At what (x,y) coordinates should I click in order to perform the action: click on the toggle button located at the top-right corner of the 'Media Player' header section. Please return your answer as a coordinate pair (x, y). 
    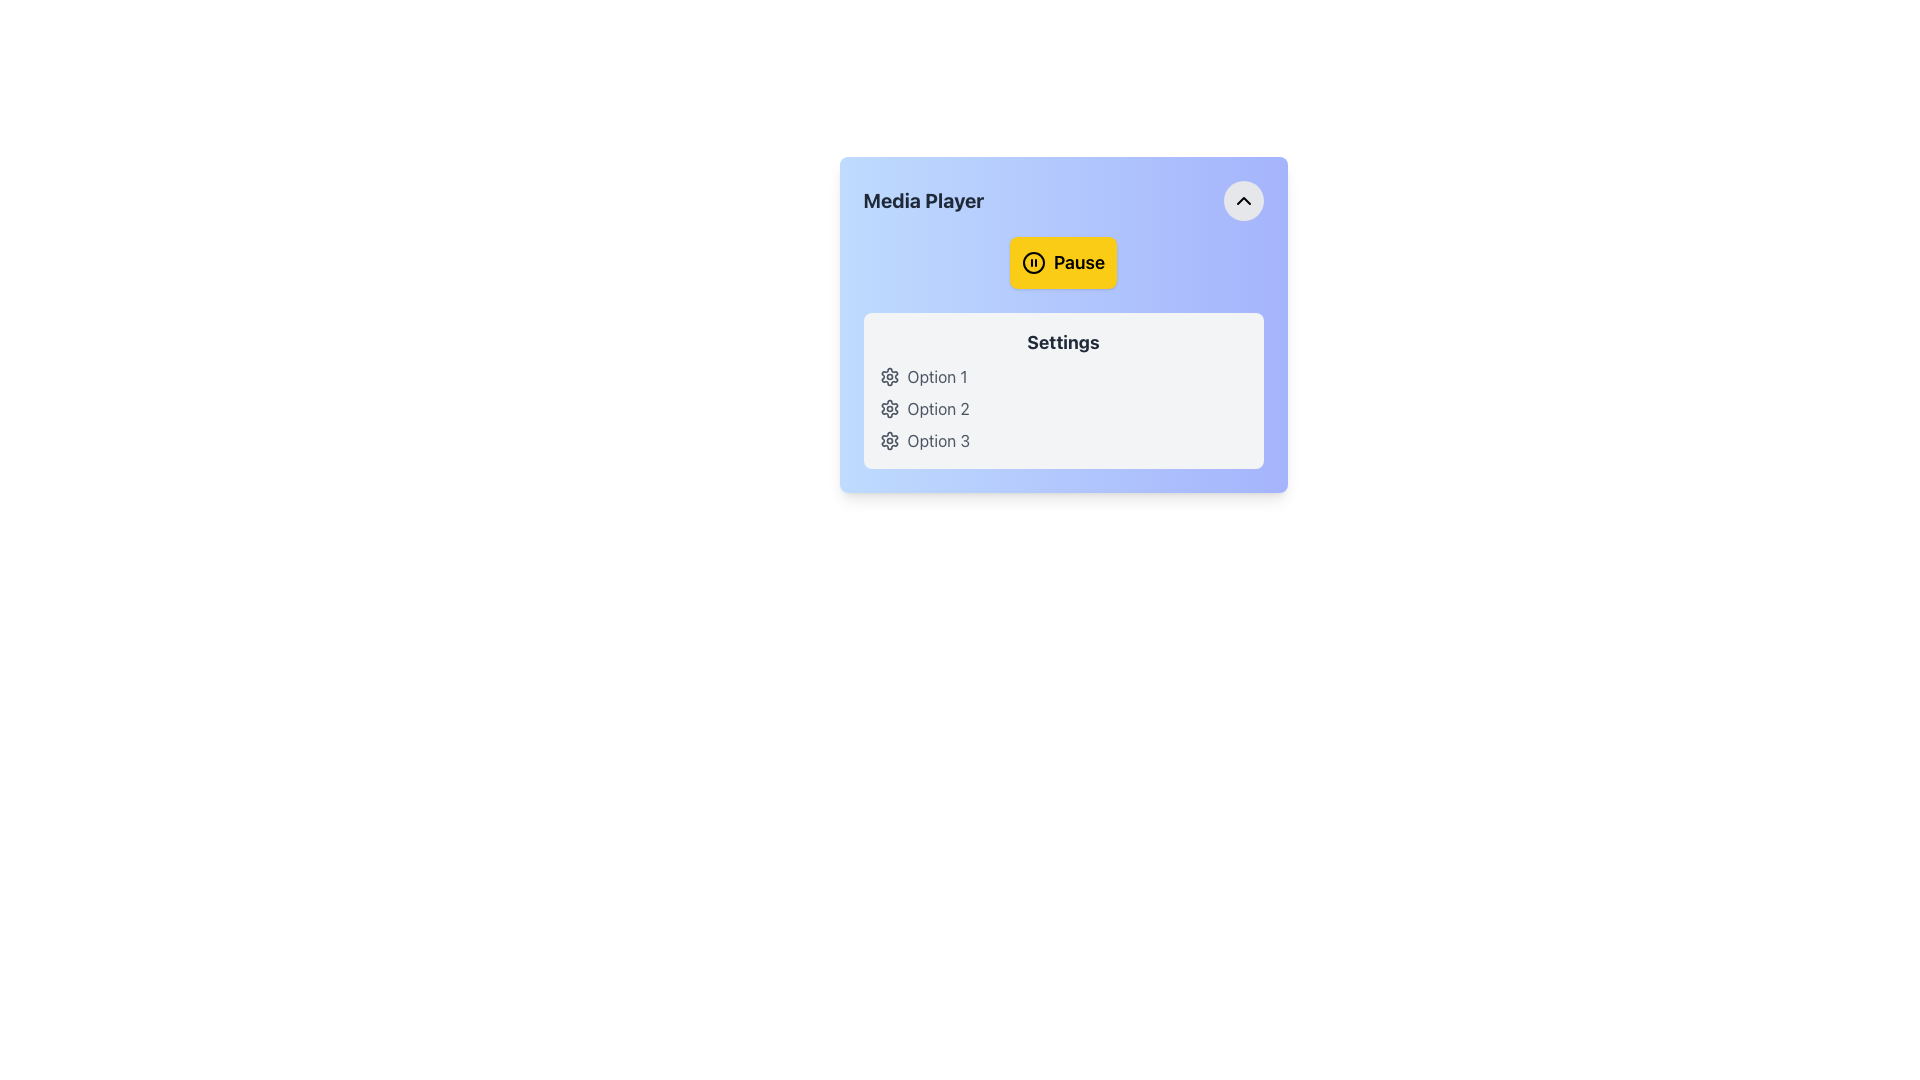
    Looking at the image, I should click on (1242, 200).